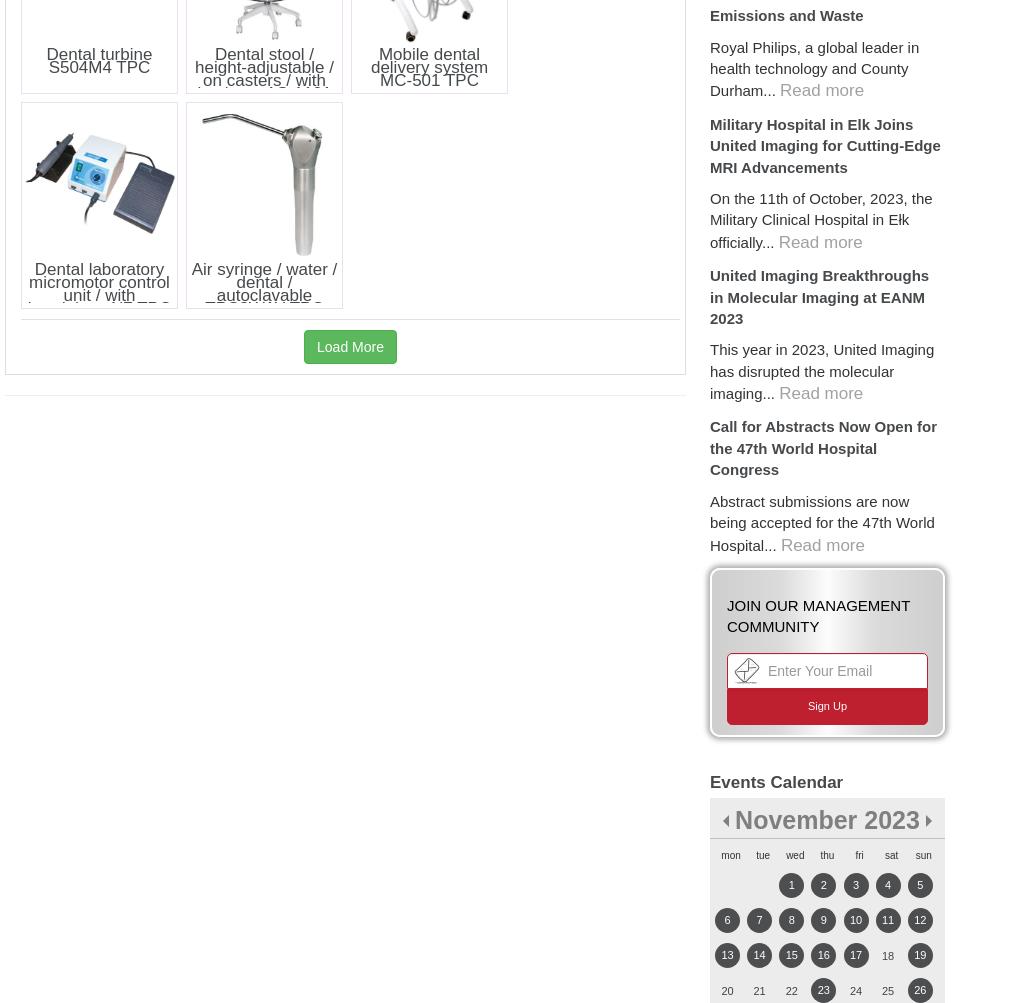 The height and width of the screenshot is (1003, 1010). What do you see at coordinates (369, 66) in the screenshot?
I see `'Mobile dental delivery system MC-501 TPC'` at bounding box center [369, 66].